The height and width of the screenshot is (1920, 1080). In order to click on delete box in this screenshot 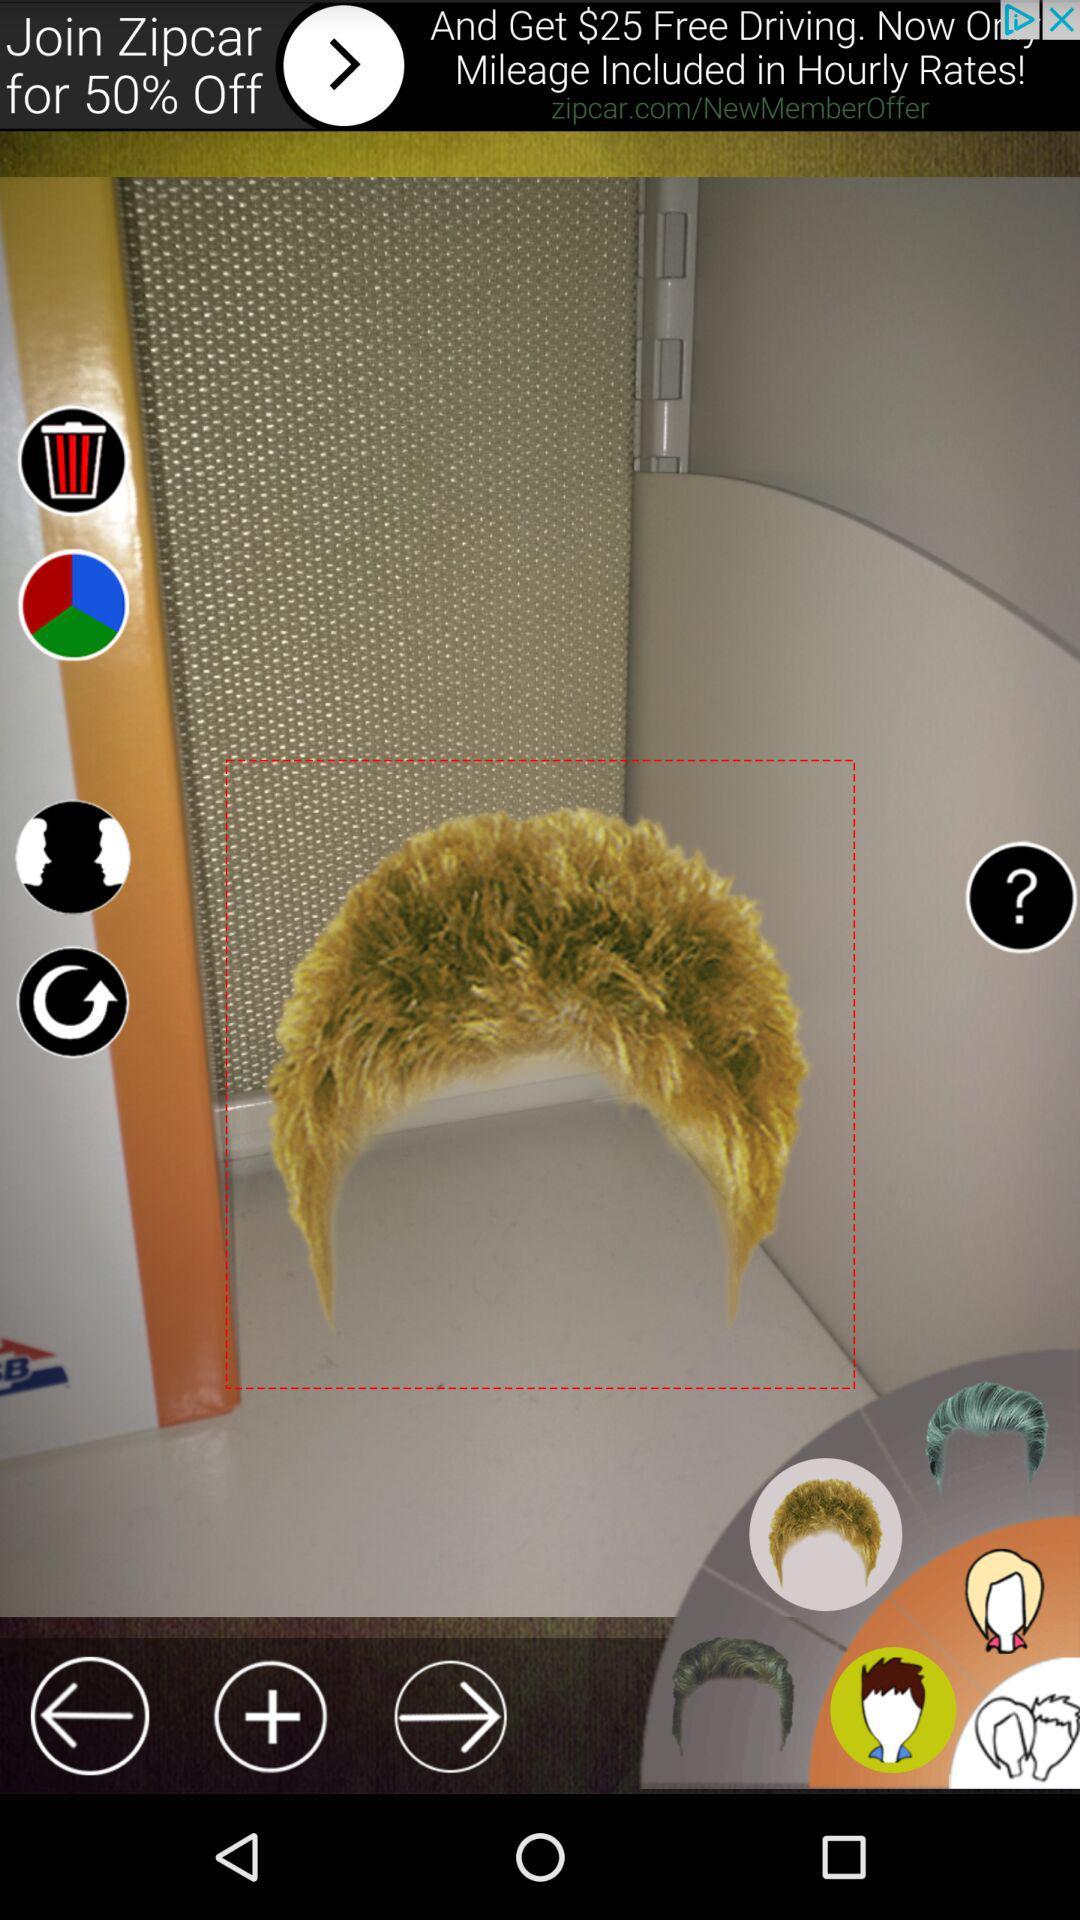, I will do `click(71, 458)`.